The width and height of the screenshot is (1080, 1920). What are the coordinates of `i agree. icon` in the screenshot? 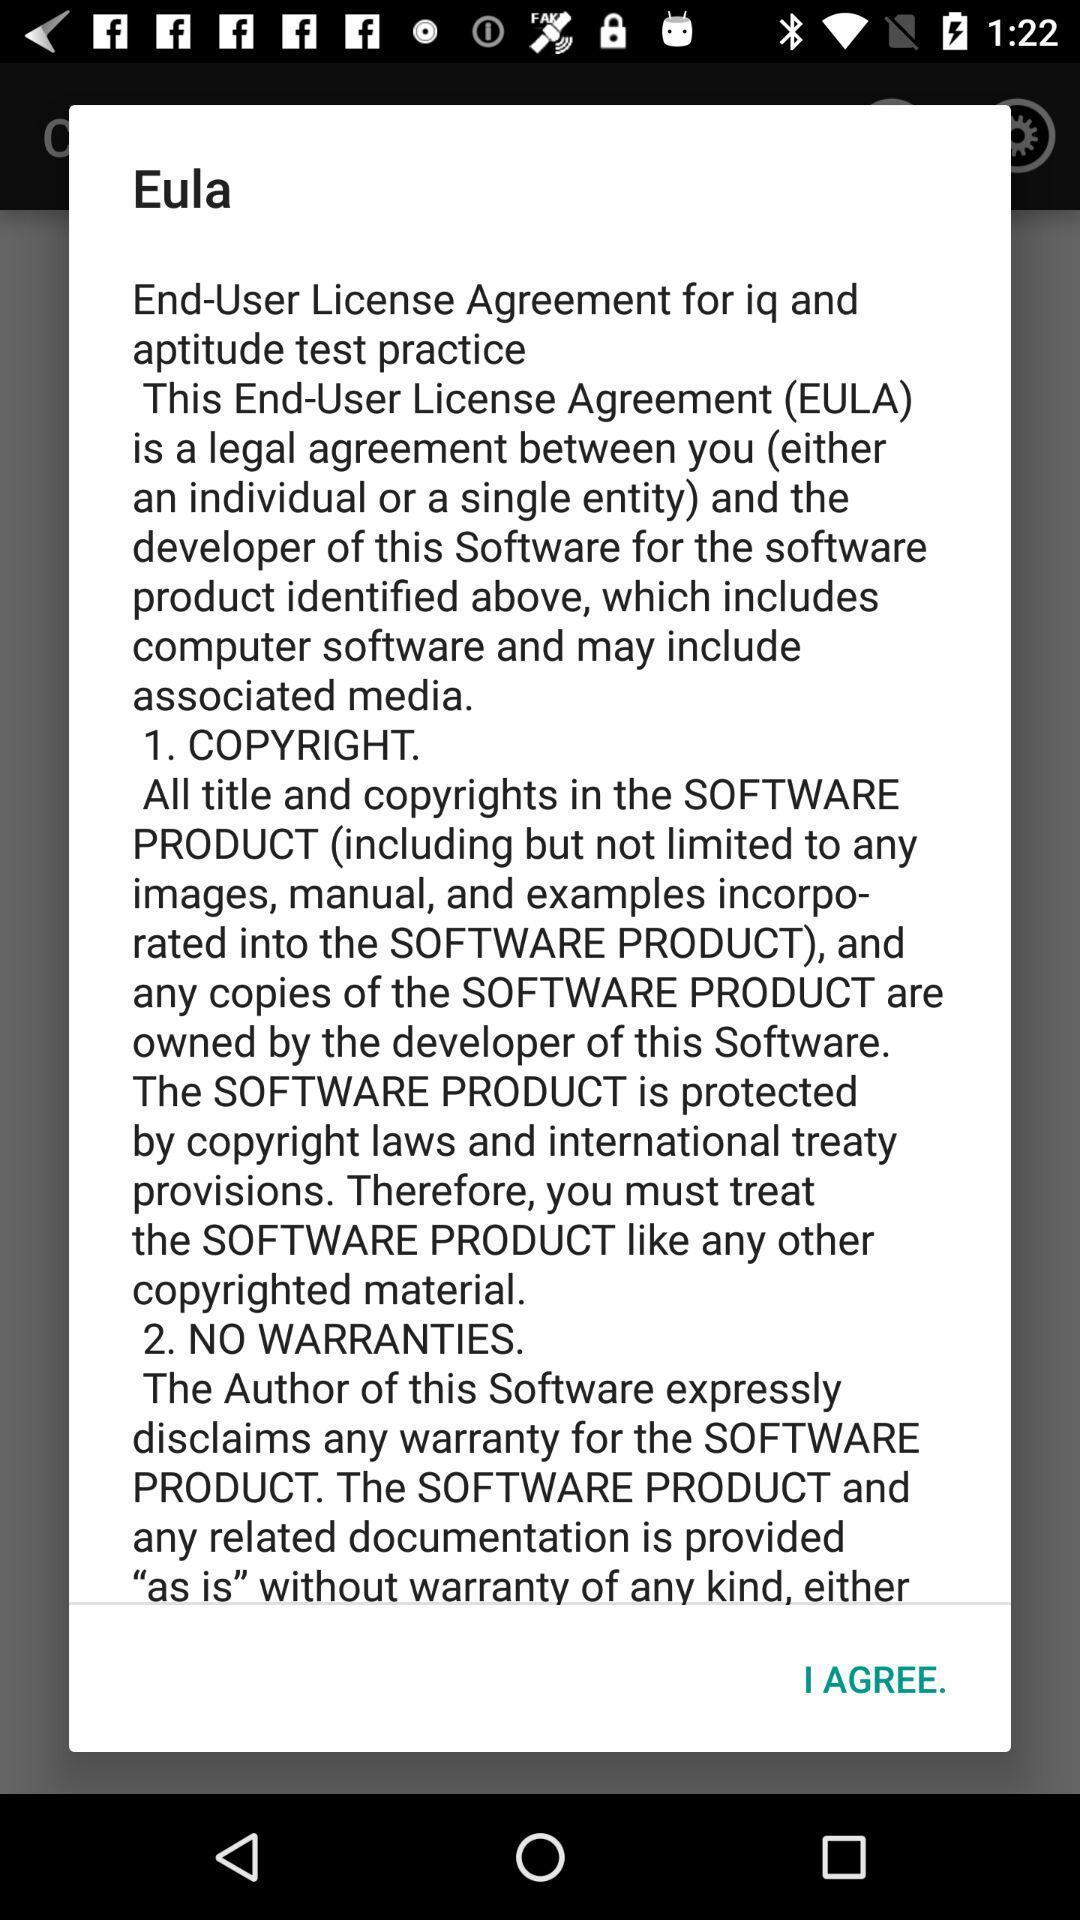 It's located at (874, 1678).